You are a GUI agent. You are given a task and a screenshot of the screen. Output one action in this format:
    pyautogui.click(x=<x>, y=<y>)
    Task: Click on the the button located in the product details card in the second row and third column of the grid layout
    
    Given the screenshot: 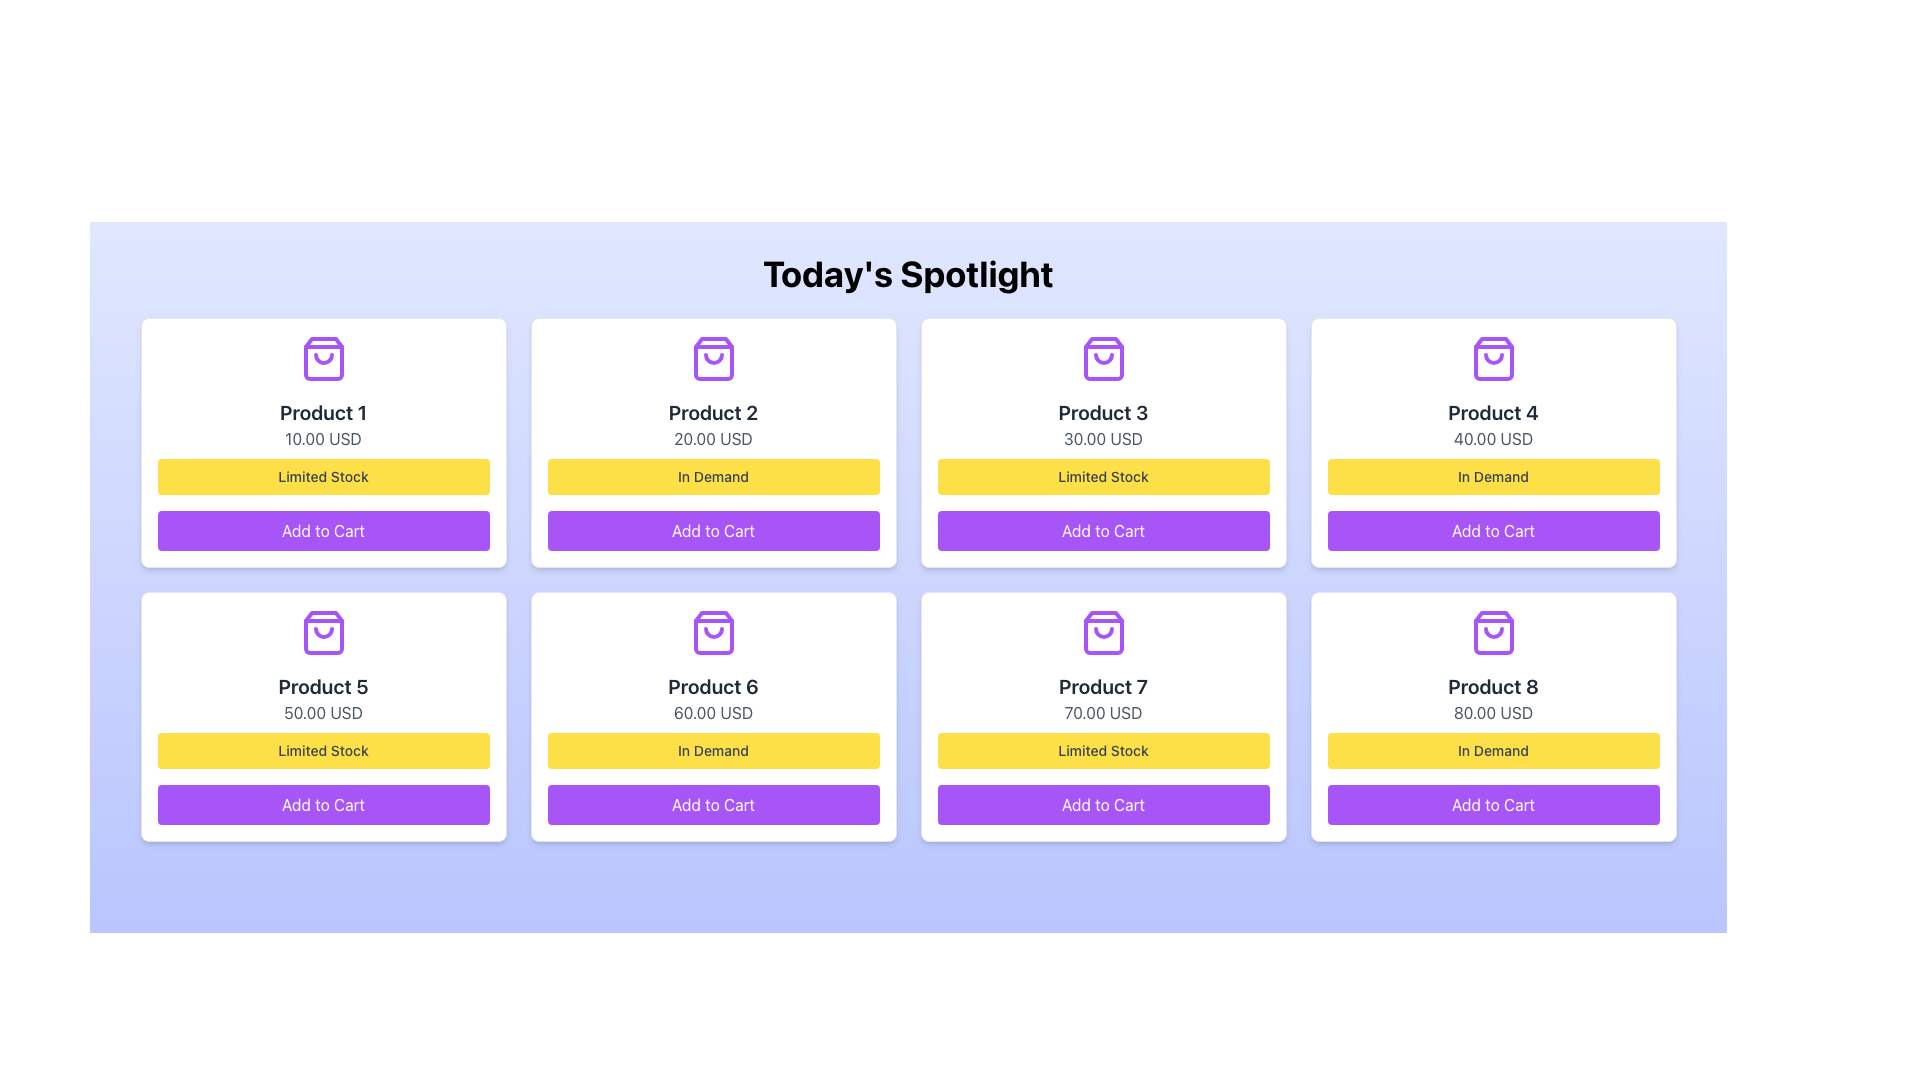 What is the action you would take?
    pyautogui.click(x=713, y=804)
    